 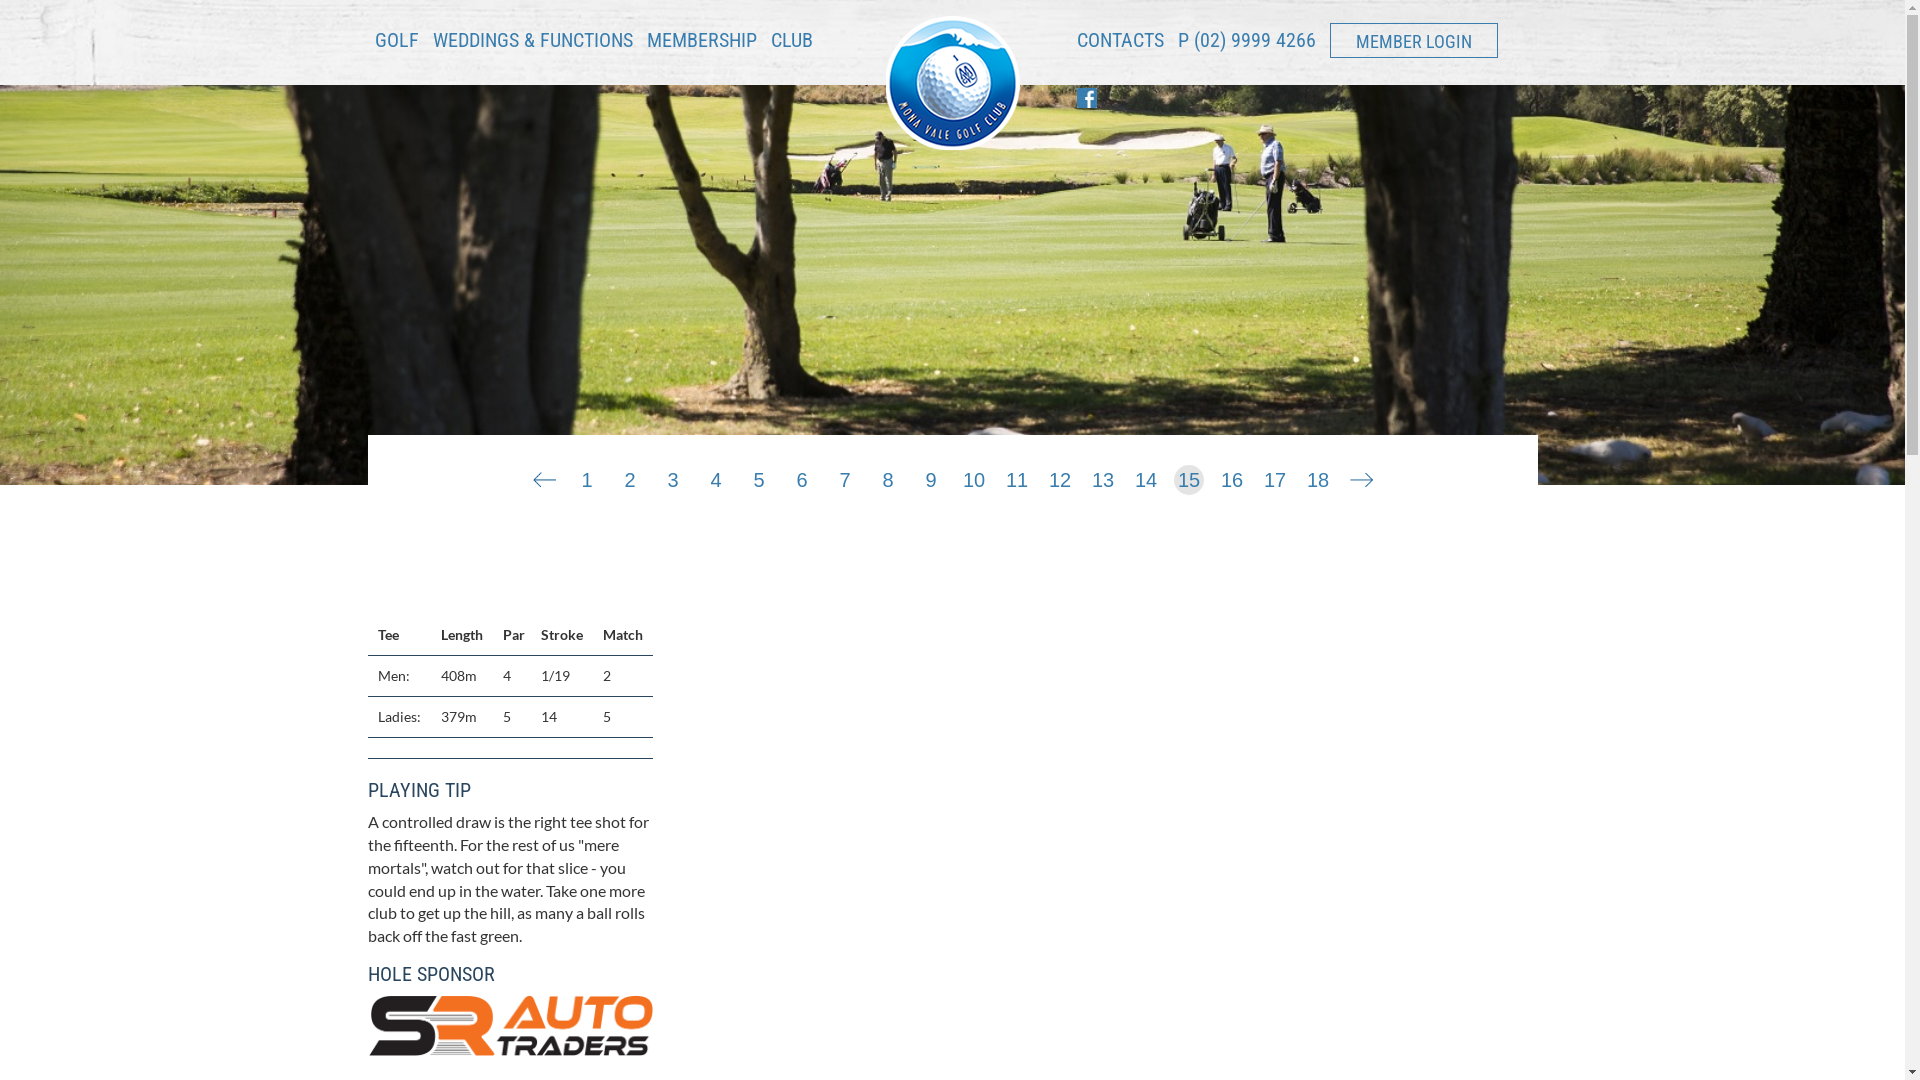 What do you see at coordinates (1360, 475) in the screenshot?
I see `'Hole 16'` at bounding box center [1360, 475].